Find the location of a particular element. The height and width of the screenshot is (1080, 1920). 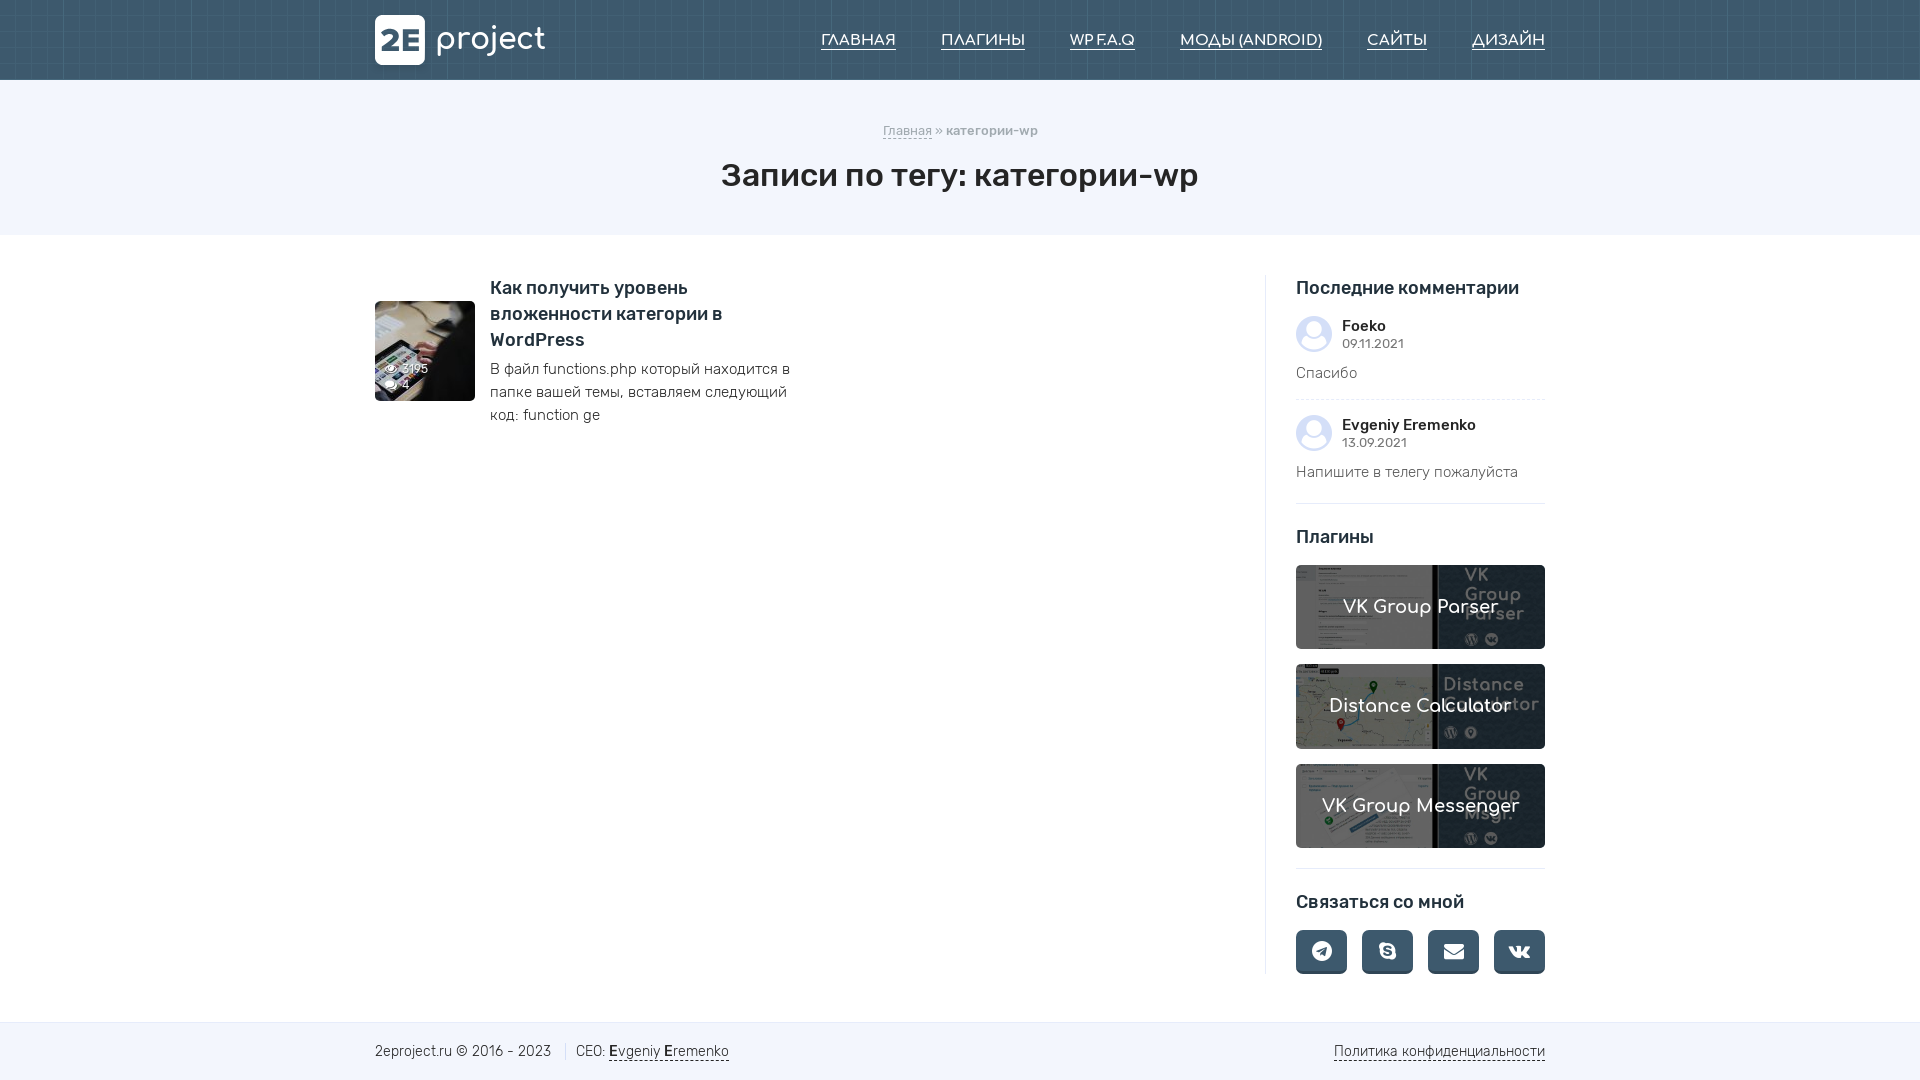

'project' is located at coordinates (459, 39).